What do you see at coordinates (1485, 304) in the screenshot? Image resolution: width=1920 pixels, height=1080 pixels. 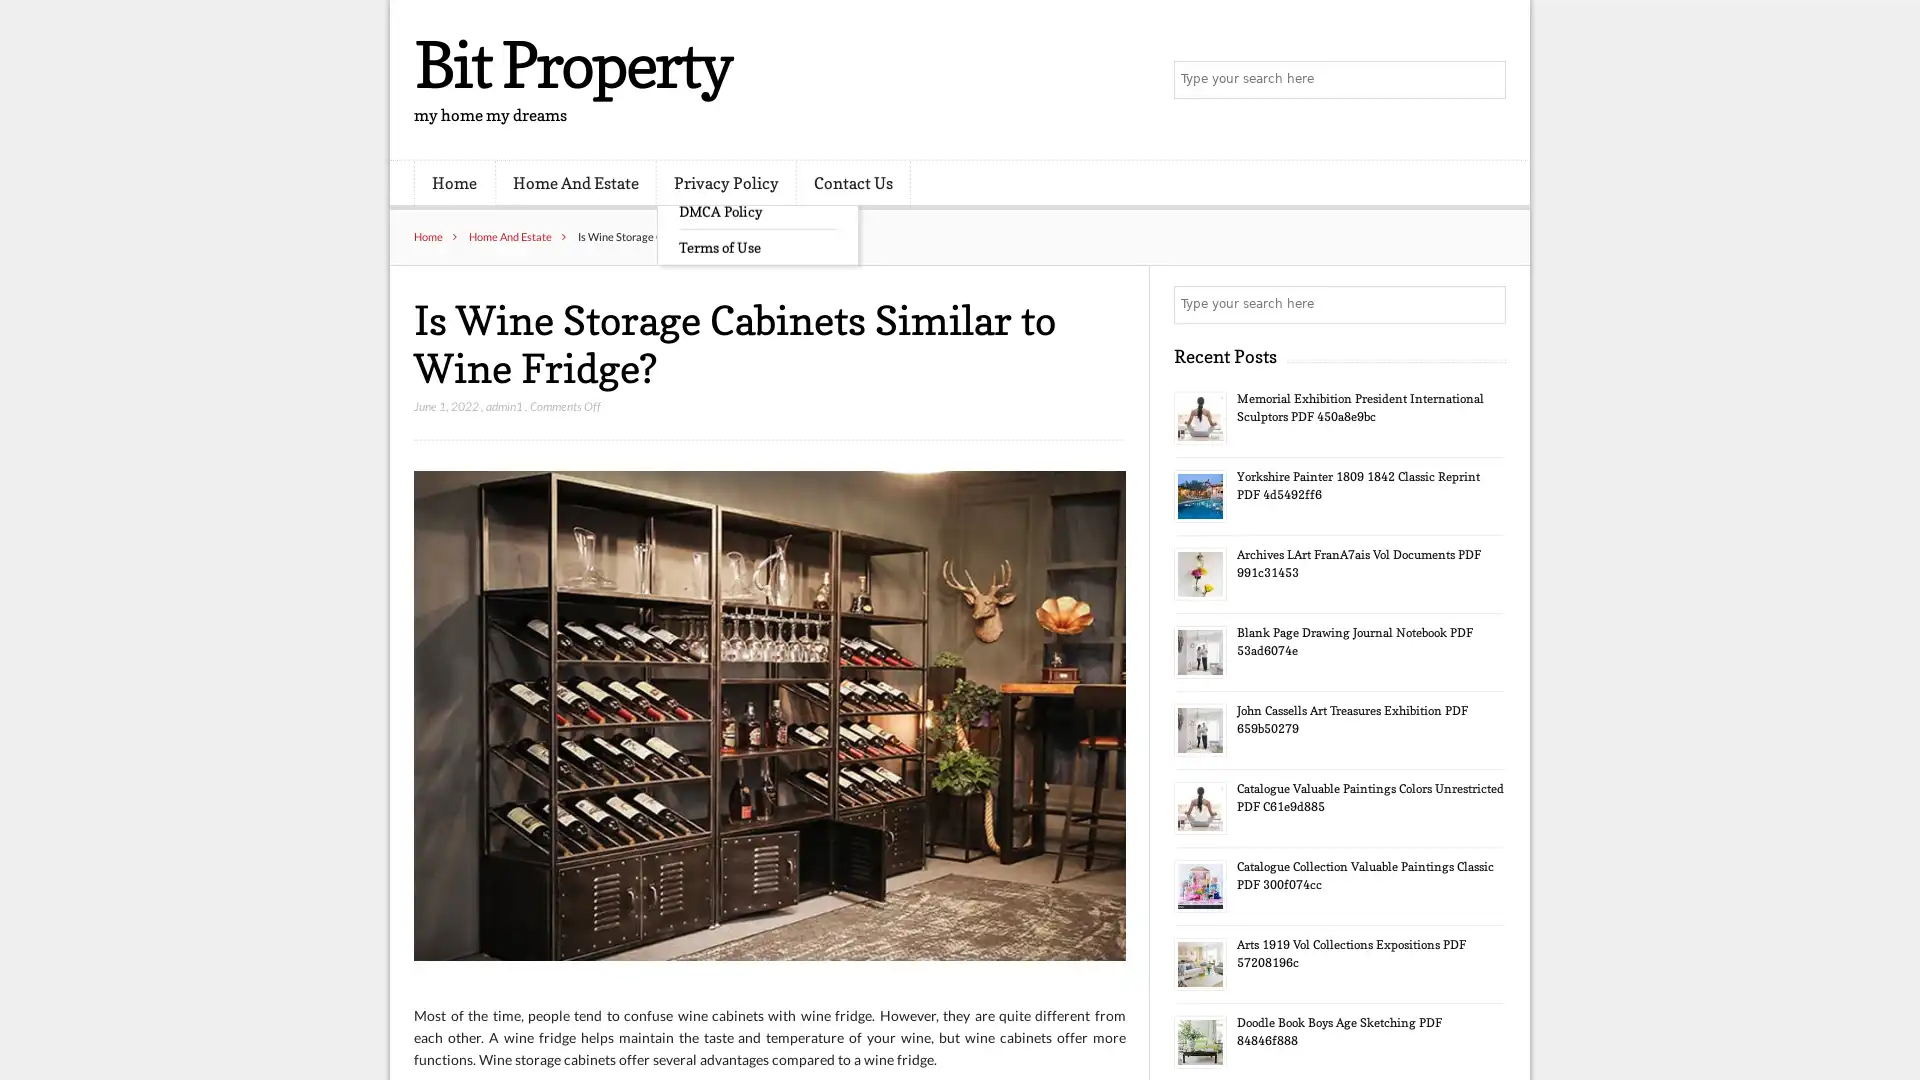 I see `Search` at bounding box center [1485, 304].